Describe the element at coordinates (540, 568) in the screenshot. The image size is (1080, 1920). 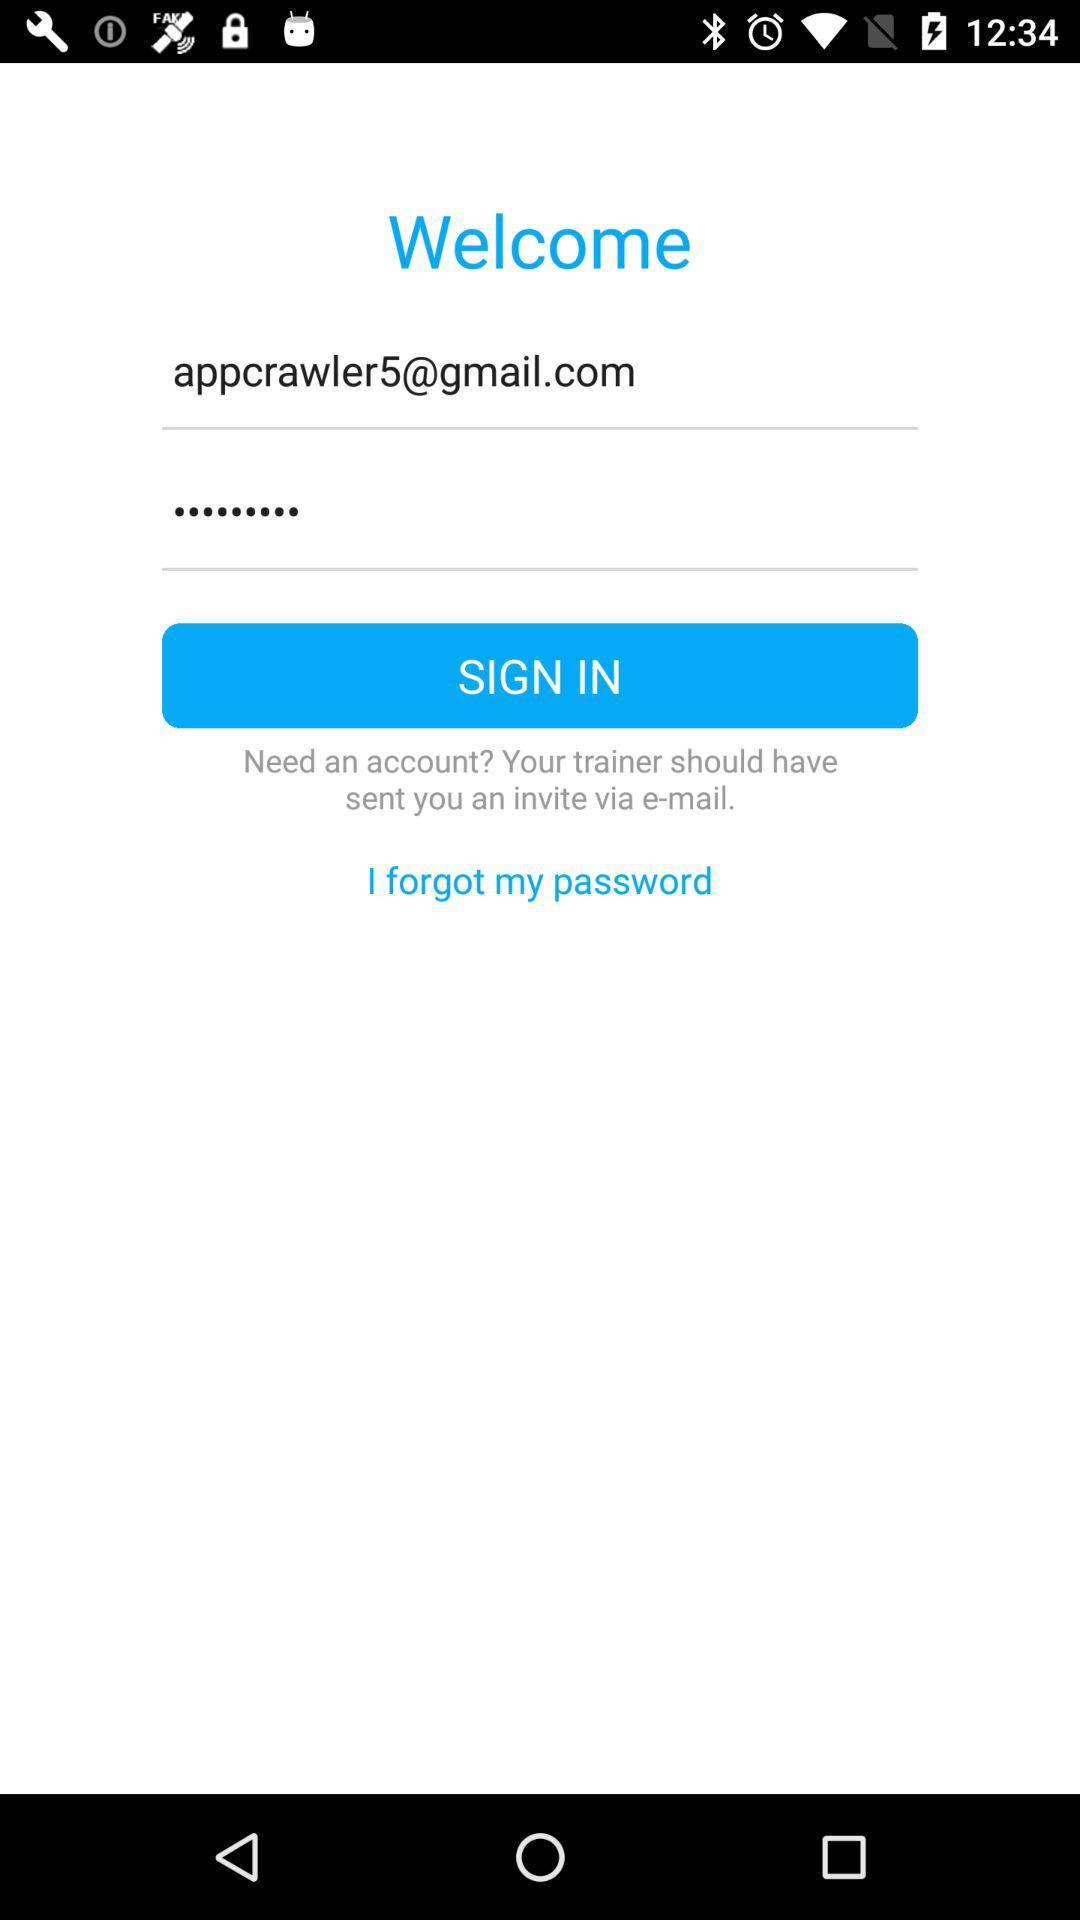
I see `the icon above the sign in item` at that location.